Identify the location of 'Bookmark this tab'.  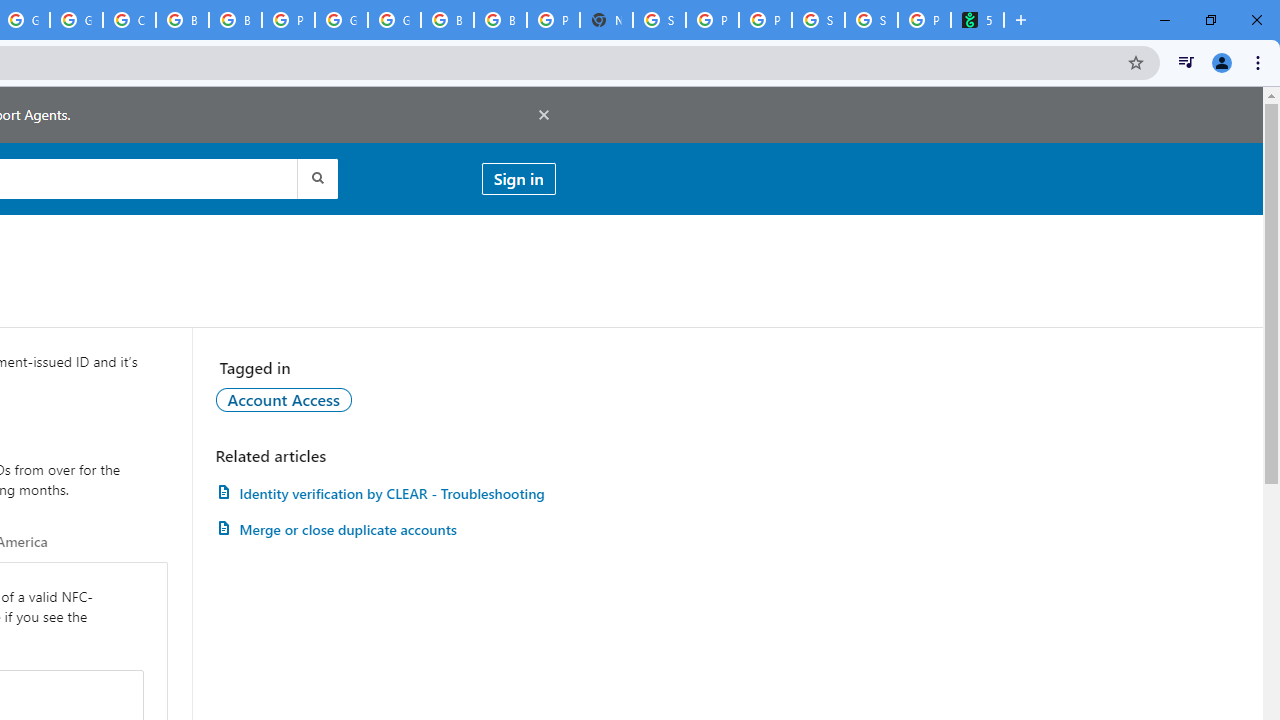
(1136, 61).